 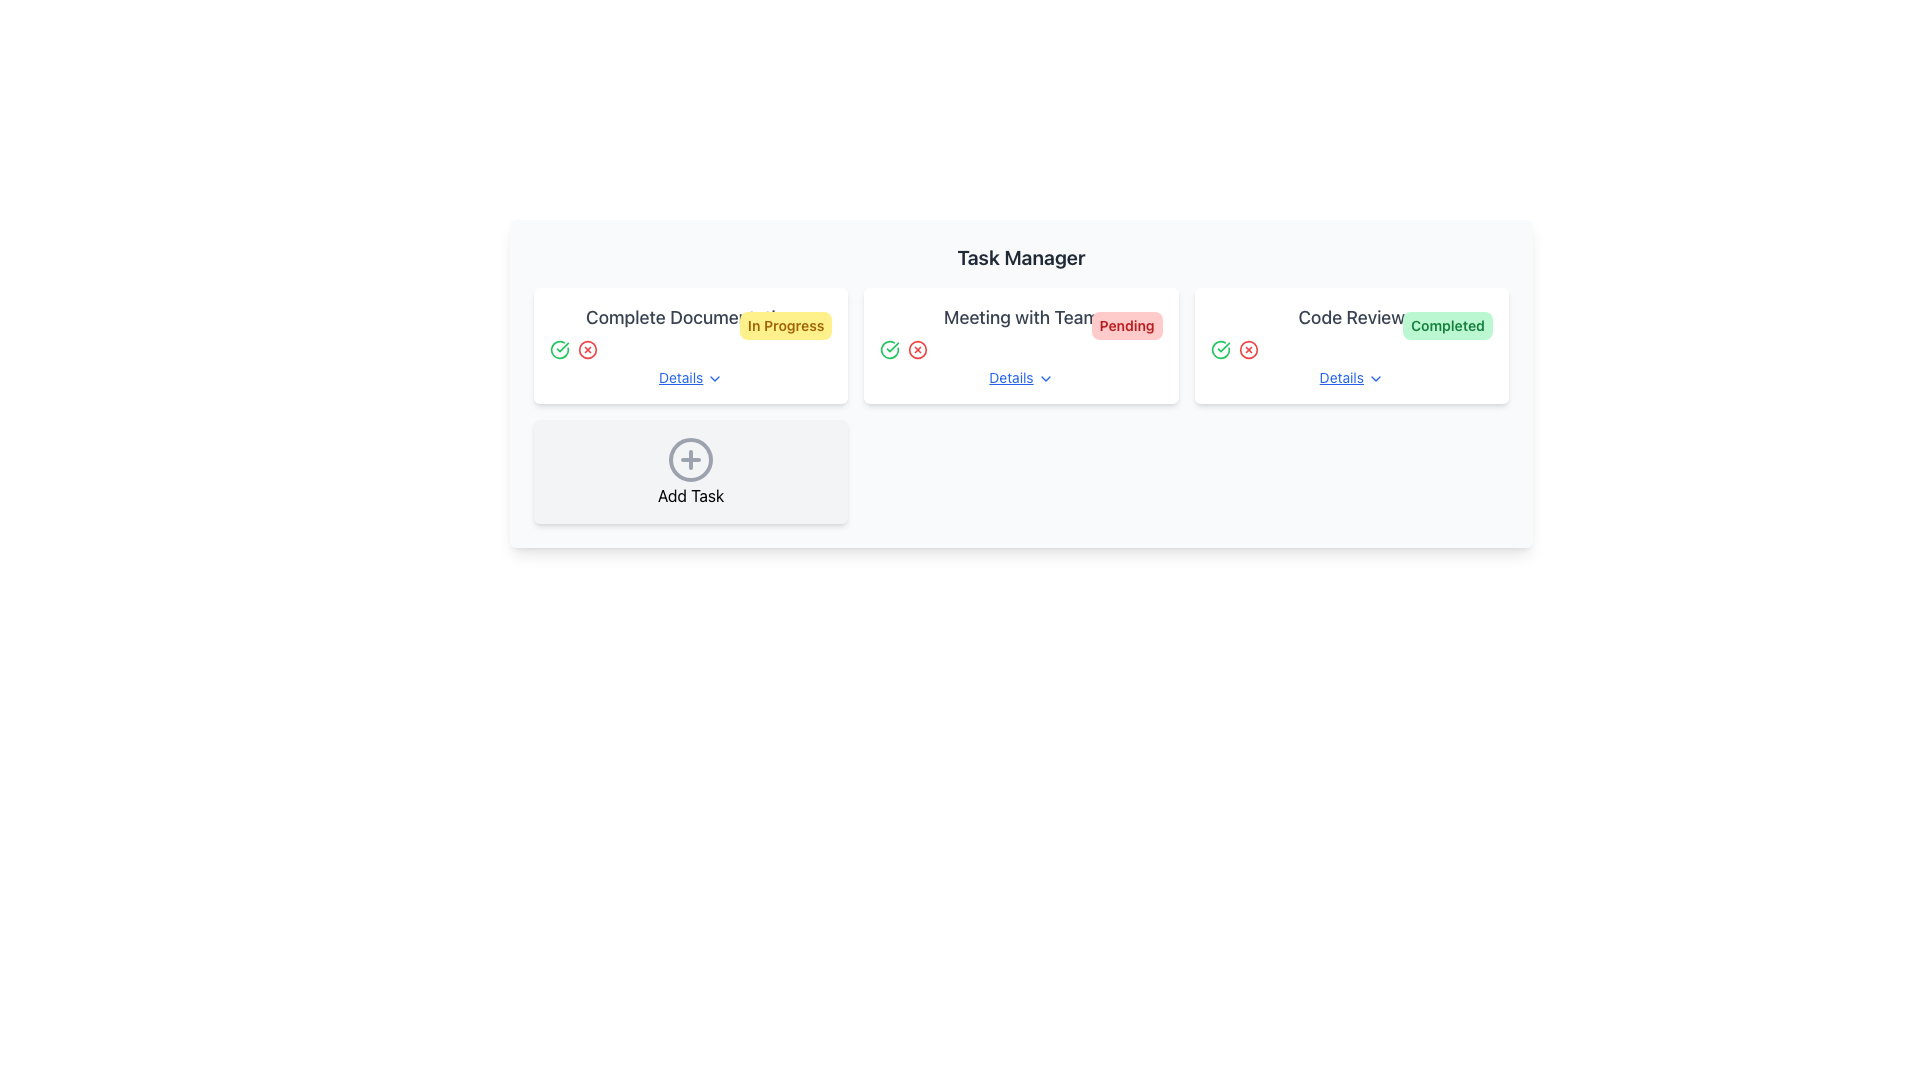 I want to click on the hyperlink located beneath the 'Code Review' header in the right-side task card of the task manager interface, so click(x=1351, y=378).